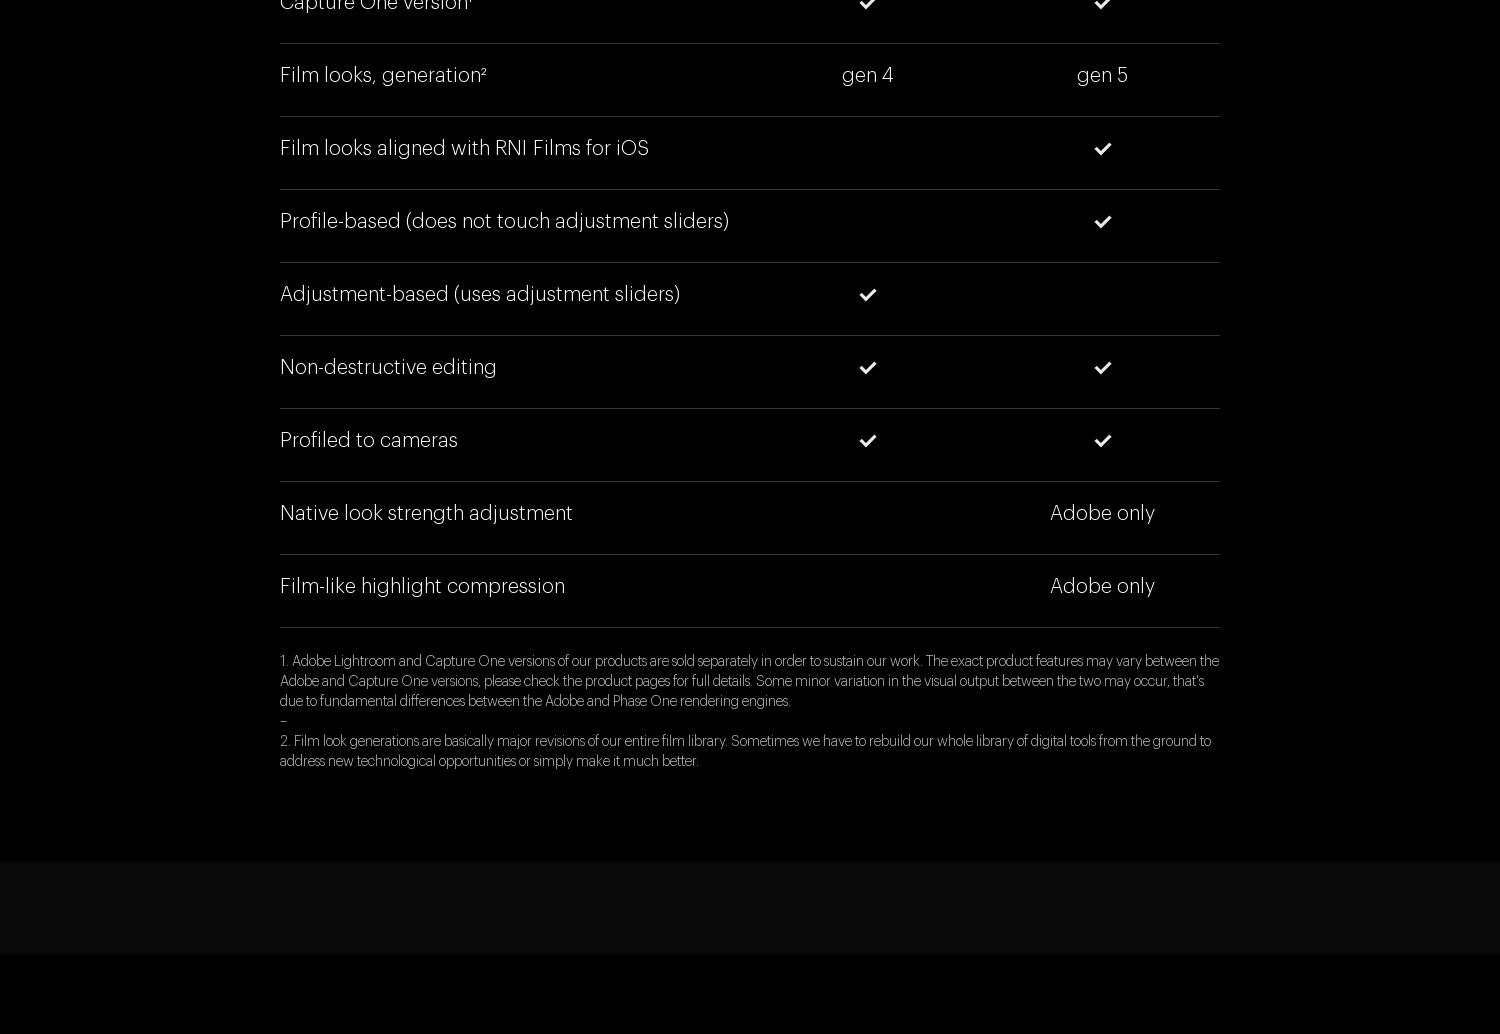 This screenshot has width=1500, height=1034. Describe the element at coordinates (422, 587) in the screenshot. I see `'Film-like highlight compression'` at that location.